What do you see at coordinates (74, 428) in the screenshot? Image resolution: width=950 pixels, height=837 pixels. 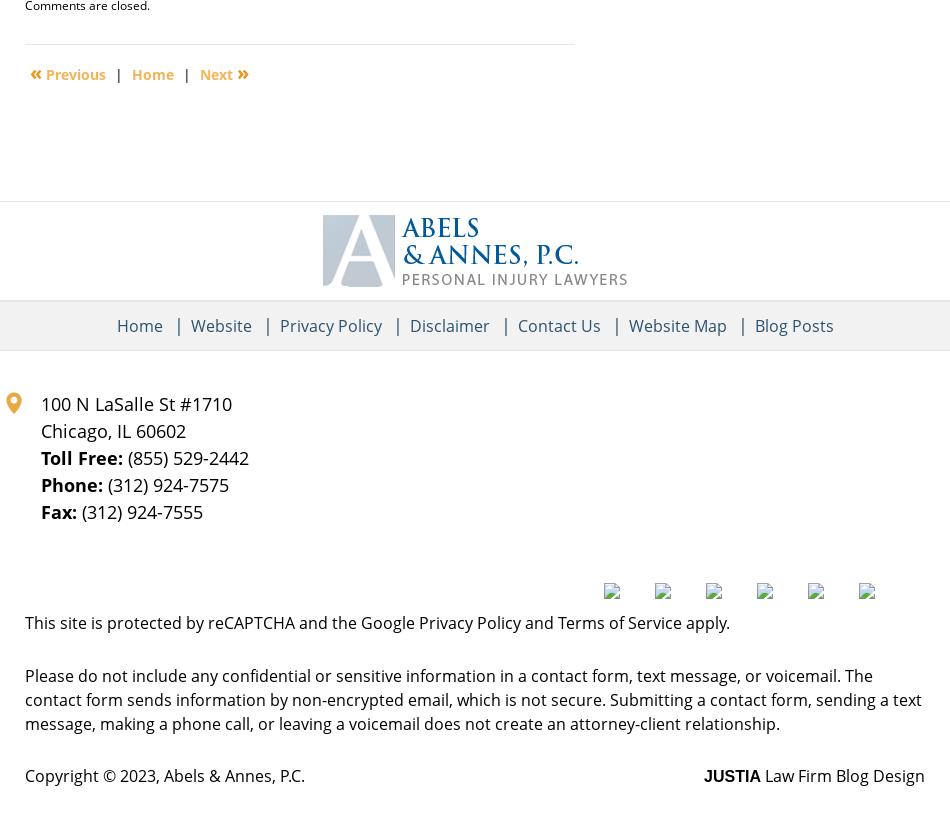 I see `'Chicago'` at bounding box center [74, 428].